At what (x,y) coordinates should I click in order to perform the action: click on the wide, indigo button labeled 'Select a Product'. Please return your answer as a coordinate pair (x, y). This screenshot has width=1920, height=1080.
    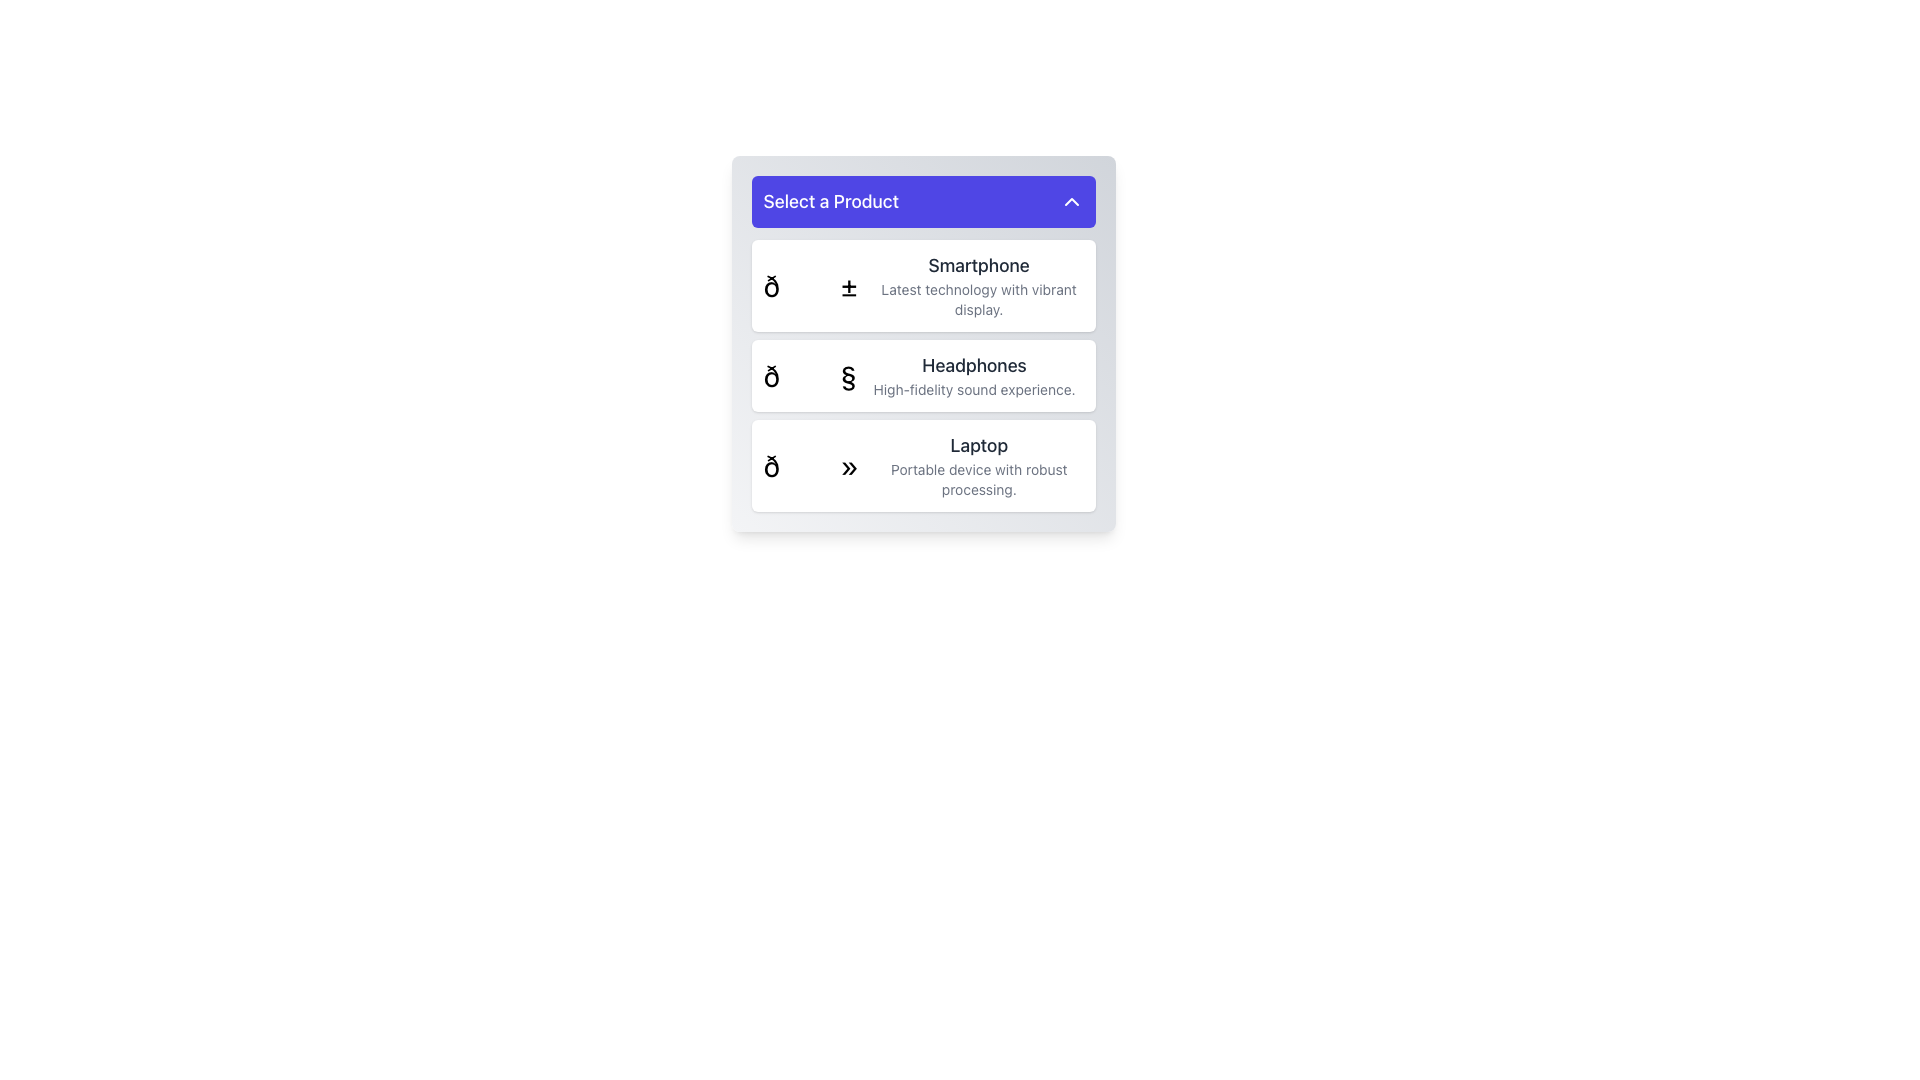
    Looking at the image, I should click on (922, 201).